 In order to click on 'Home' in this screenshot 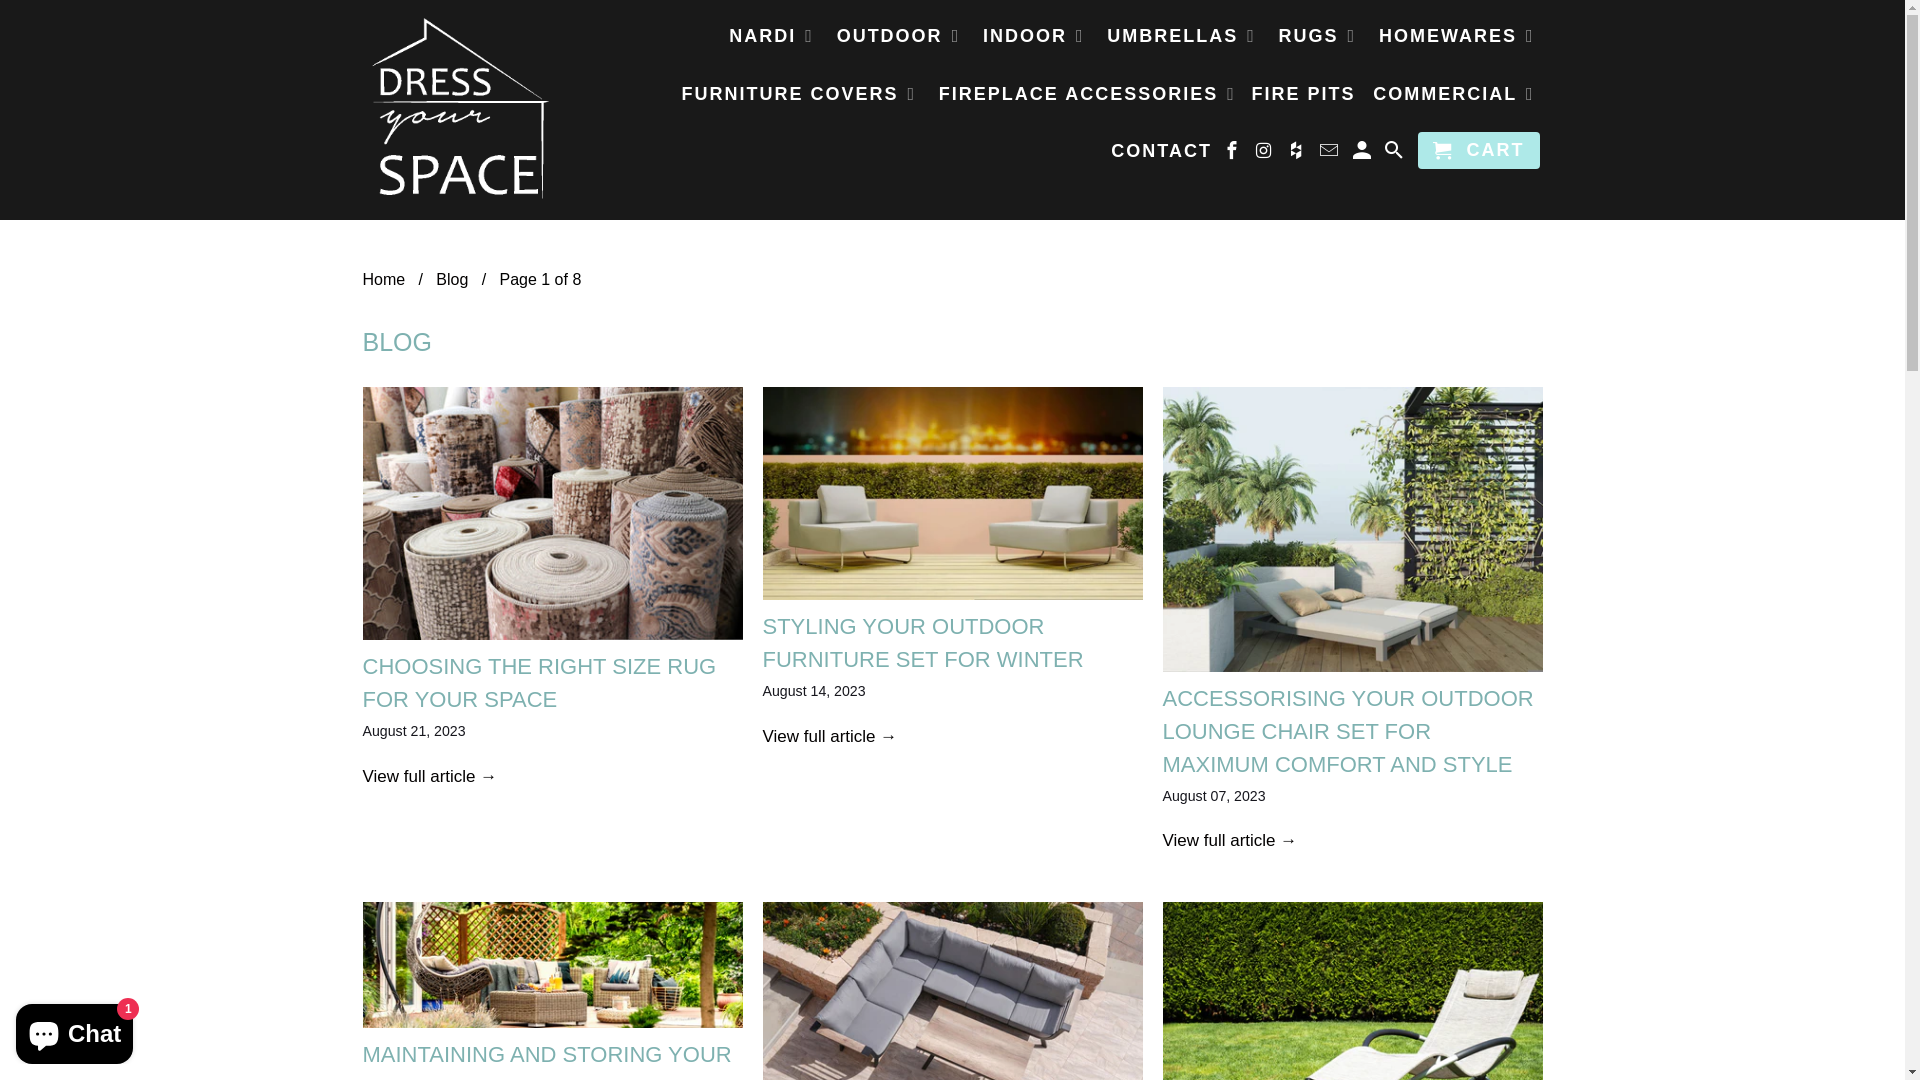, I will do `click(361, 279)`.